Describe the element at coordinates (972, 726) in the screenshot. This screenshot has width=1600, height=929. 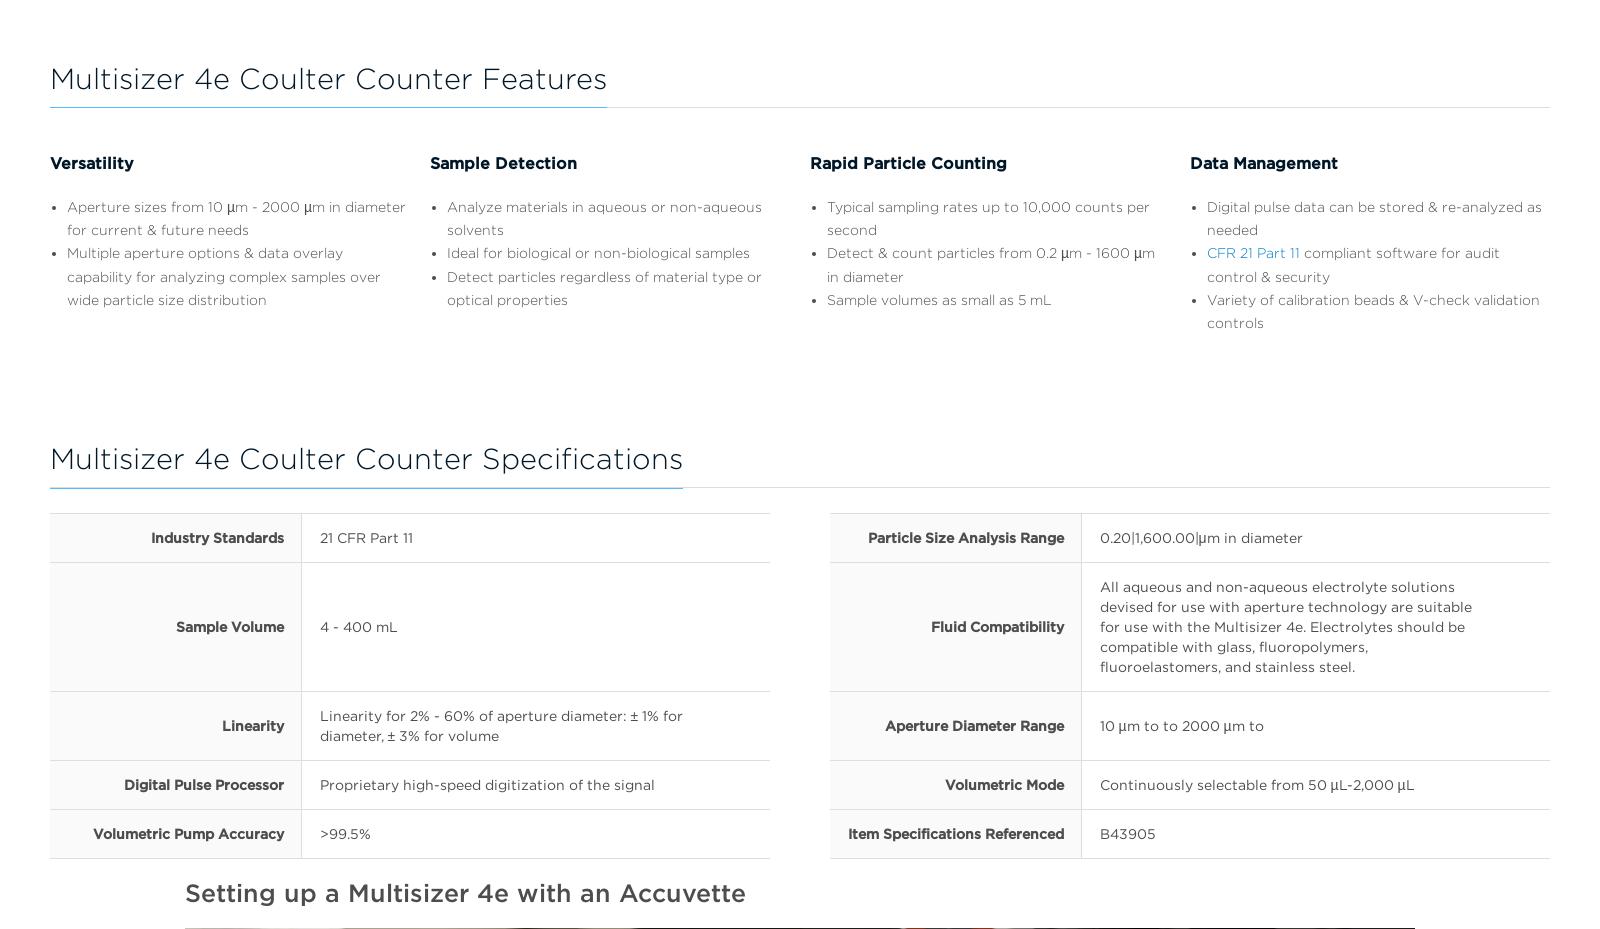
I see `'Aperture Diameter Range'` at that location.